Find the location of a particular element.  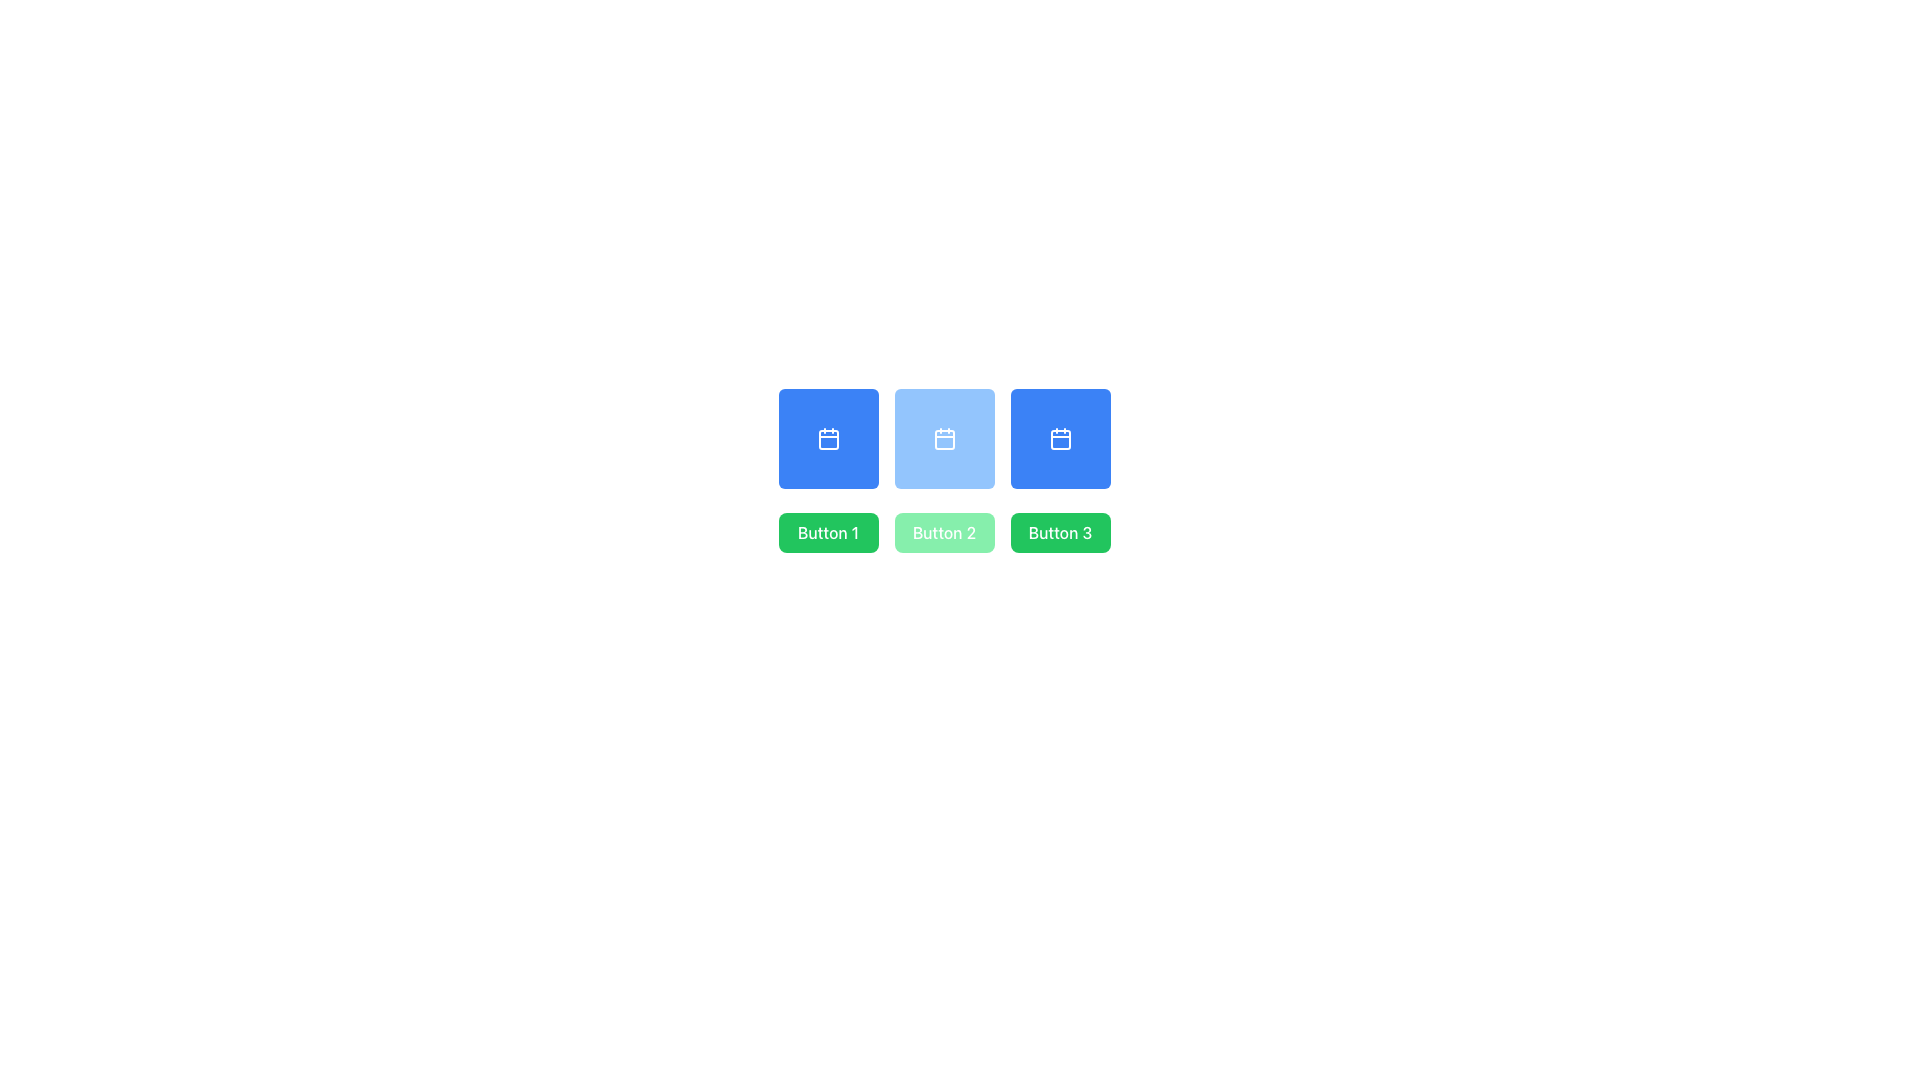

the SVG-based calendar icon located in the top-left position of a row of three similar icons is located at coordinates (828, 438).